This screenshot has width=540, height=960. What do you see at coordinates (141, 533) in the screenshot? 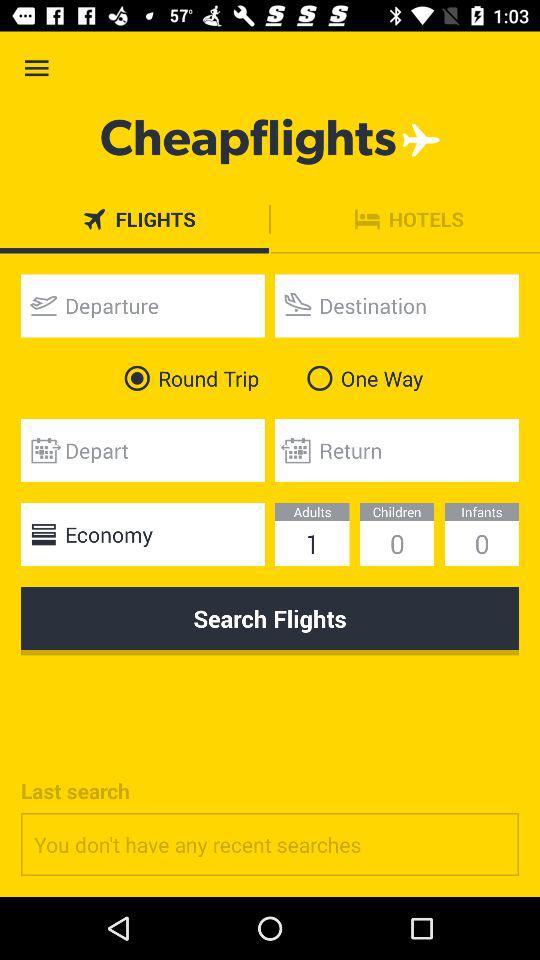
I see `the icon to the left of adults` at bounding box center [141, 533].